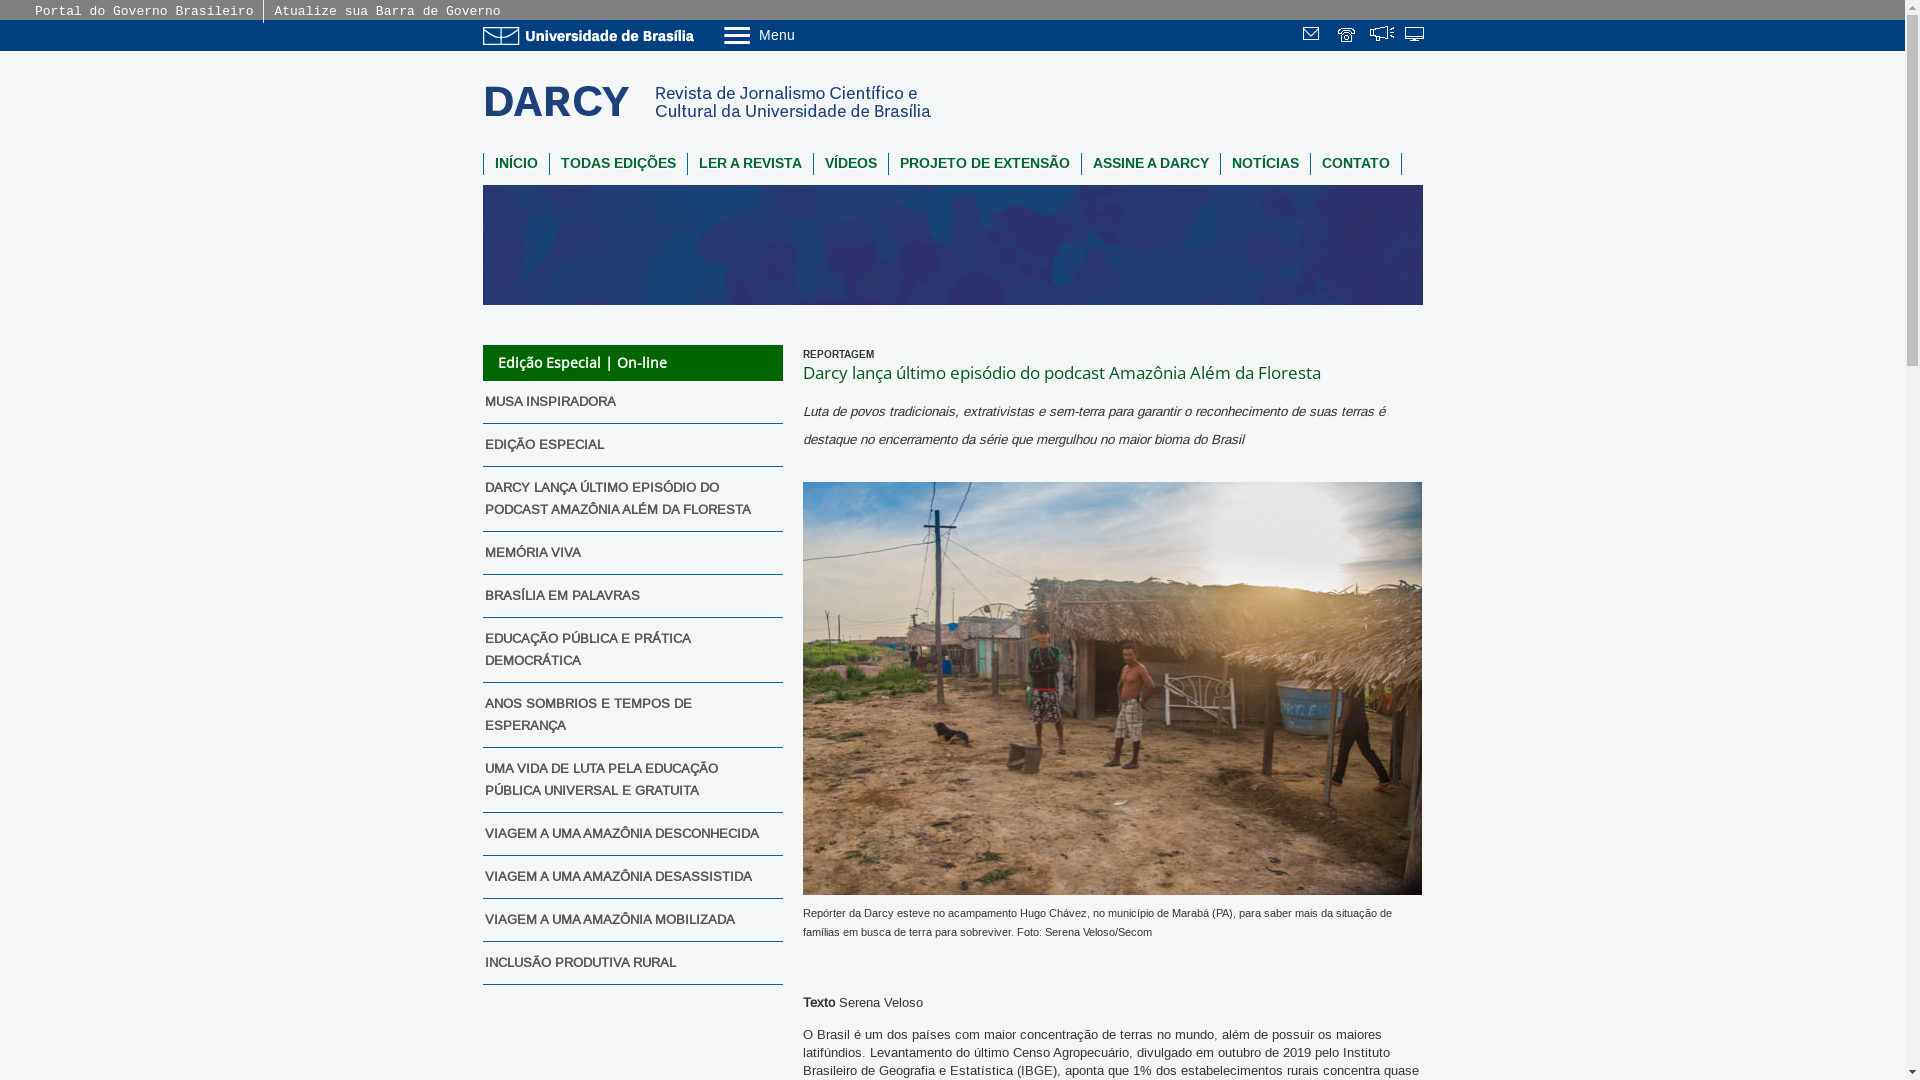 This screenshot has width=1920, height=1080. Describe the element at coordinates (1402, 36) in the screenshot. I see `' '` at that location.